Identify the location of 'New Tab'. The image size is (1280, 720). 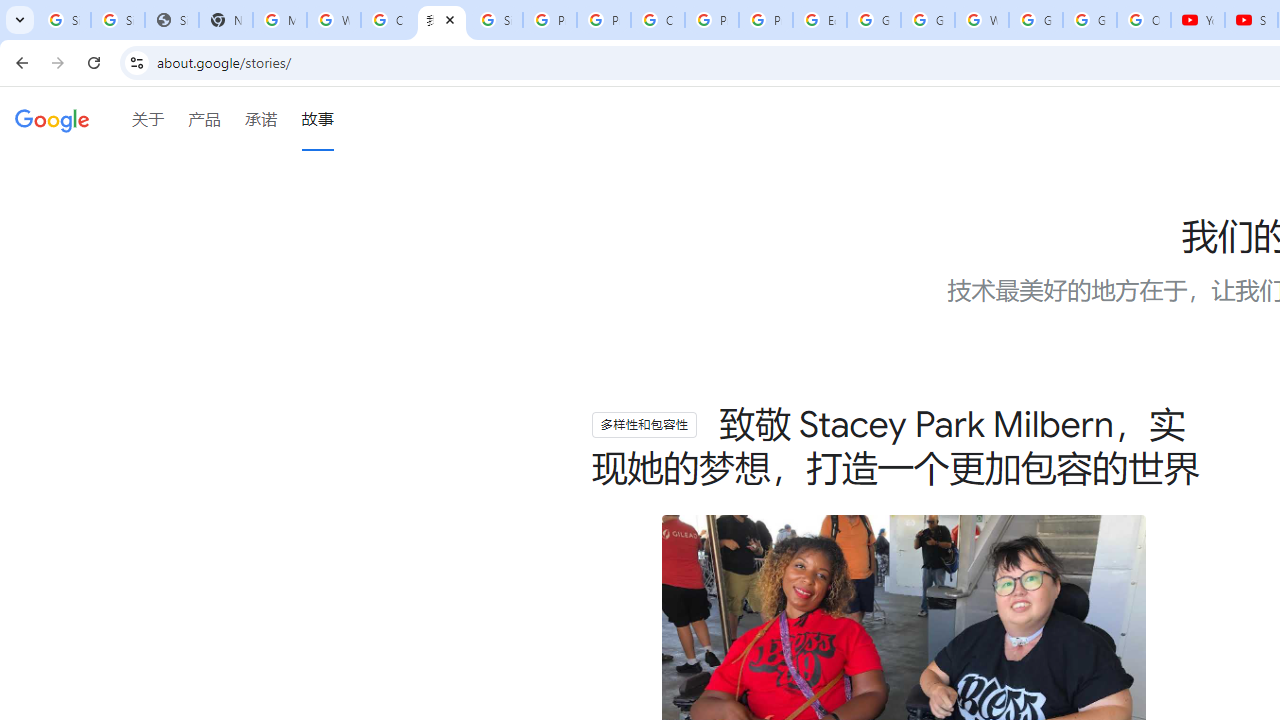
(225, 20).